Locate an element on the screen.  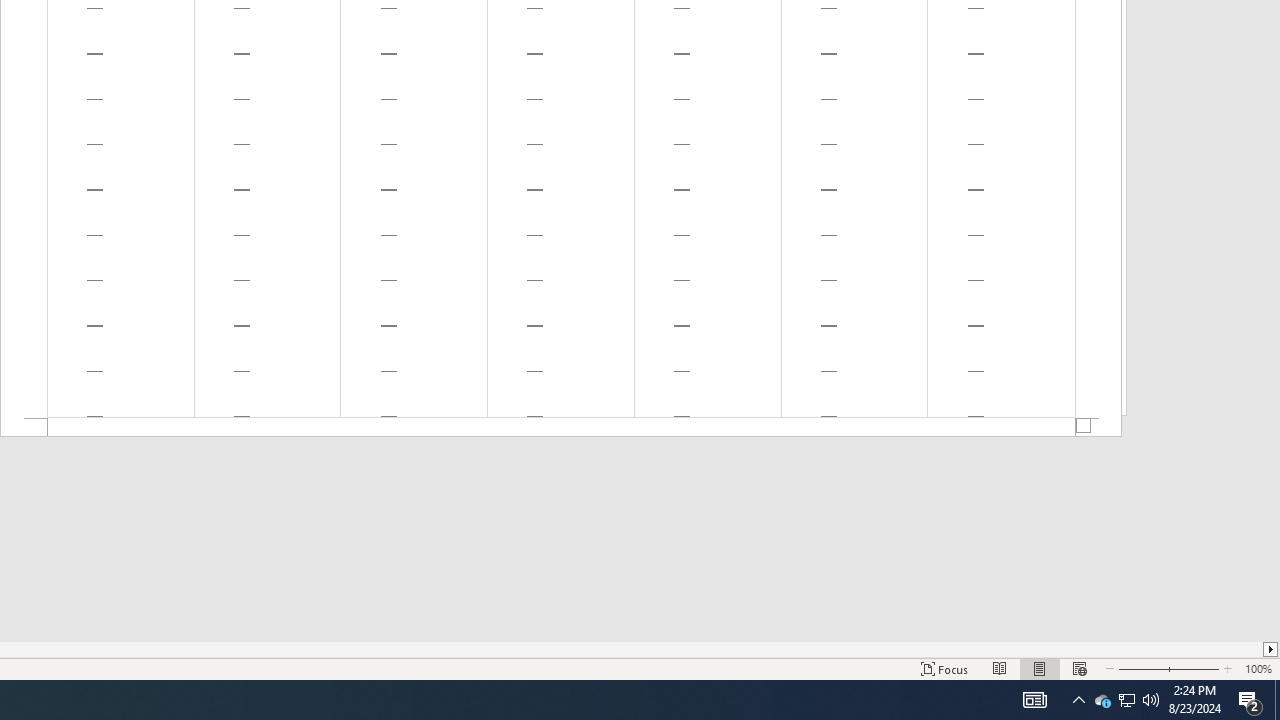
'Column right' is located at coordinates (1270, 649).